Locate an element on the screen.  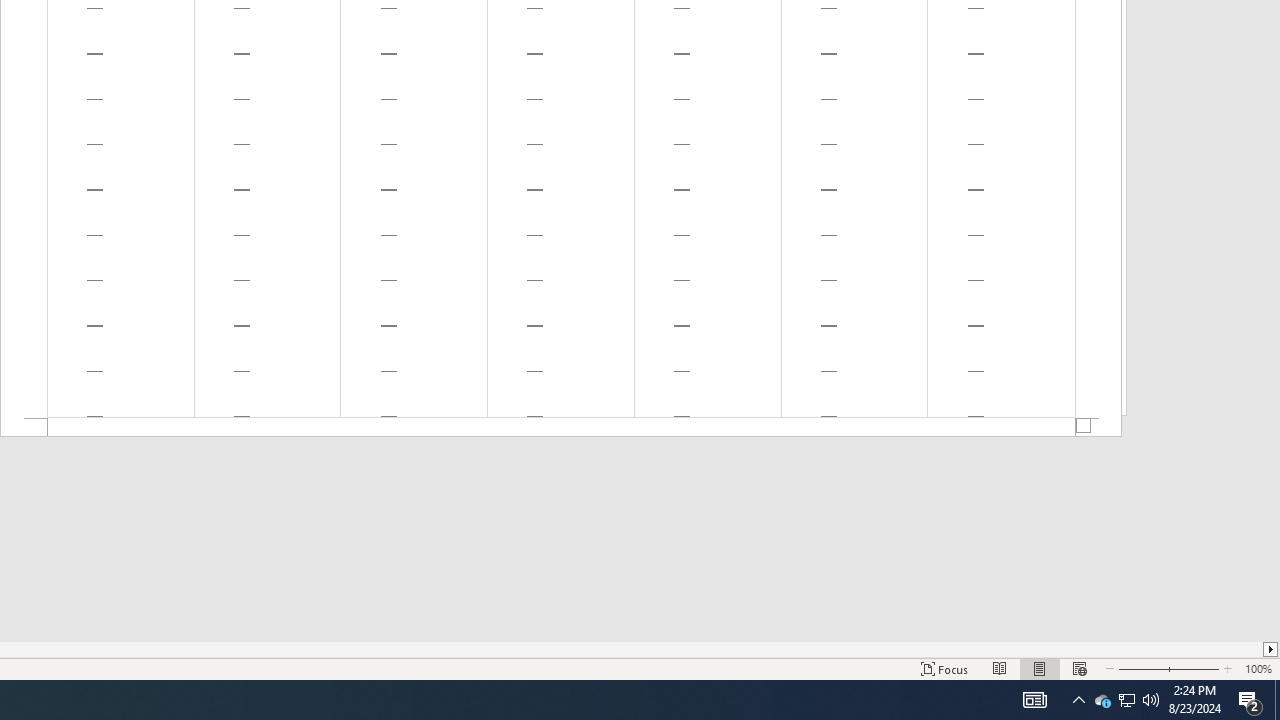
'Column right' is located at coordinates (1270, 649).